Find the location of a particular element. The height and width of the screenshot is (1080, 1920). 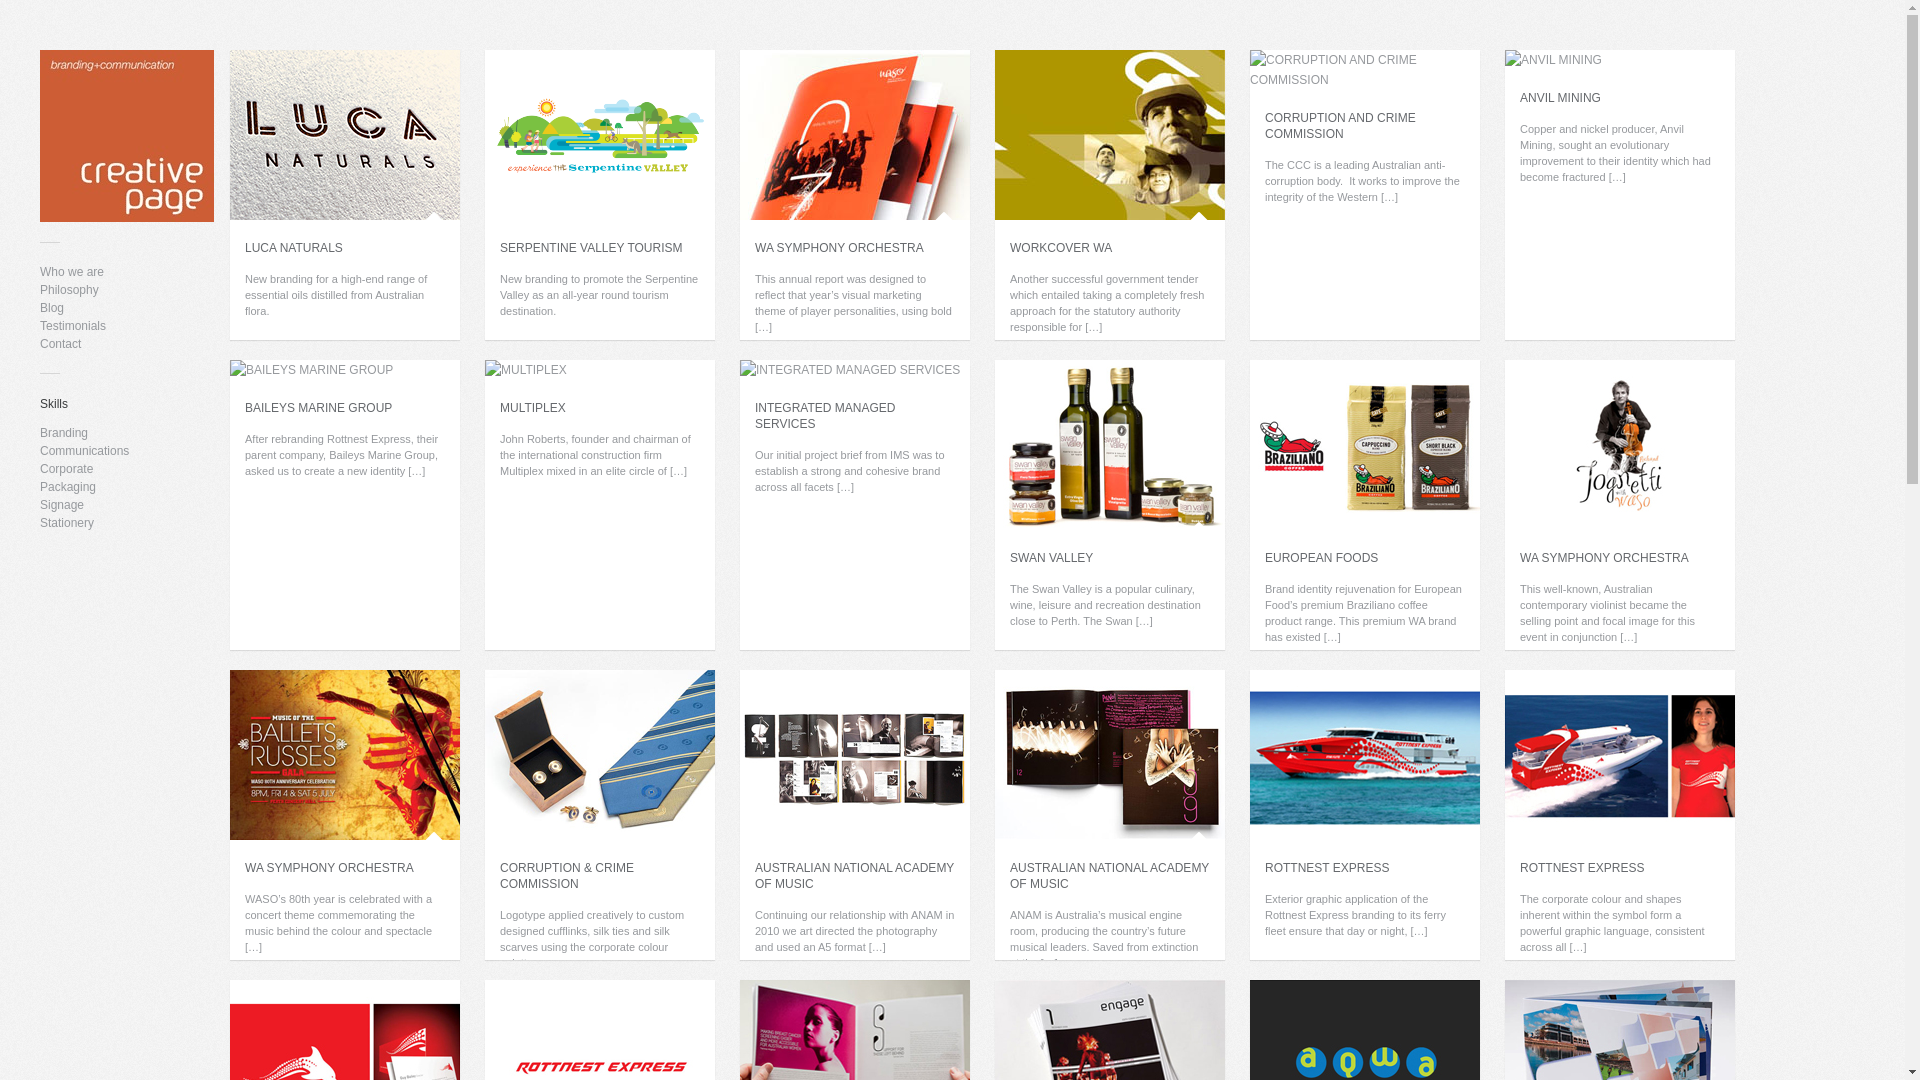

'Contact' is located at coordinates (60, 342).